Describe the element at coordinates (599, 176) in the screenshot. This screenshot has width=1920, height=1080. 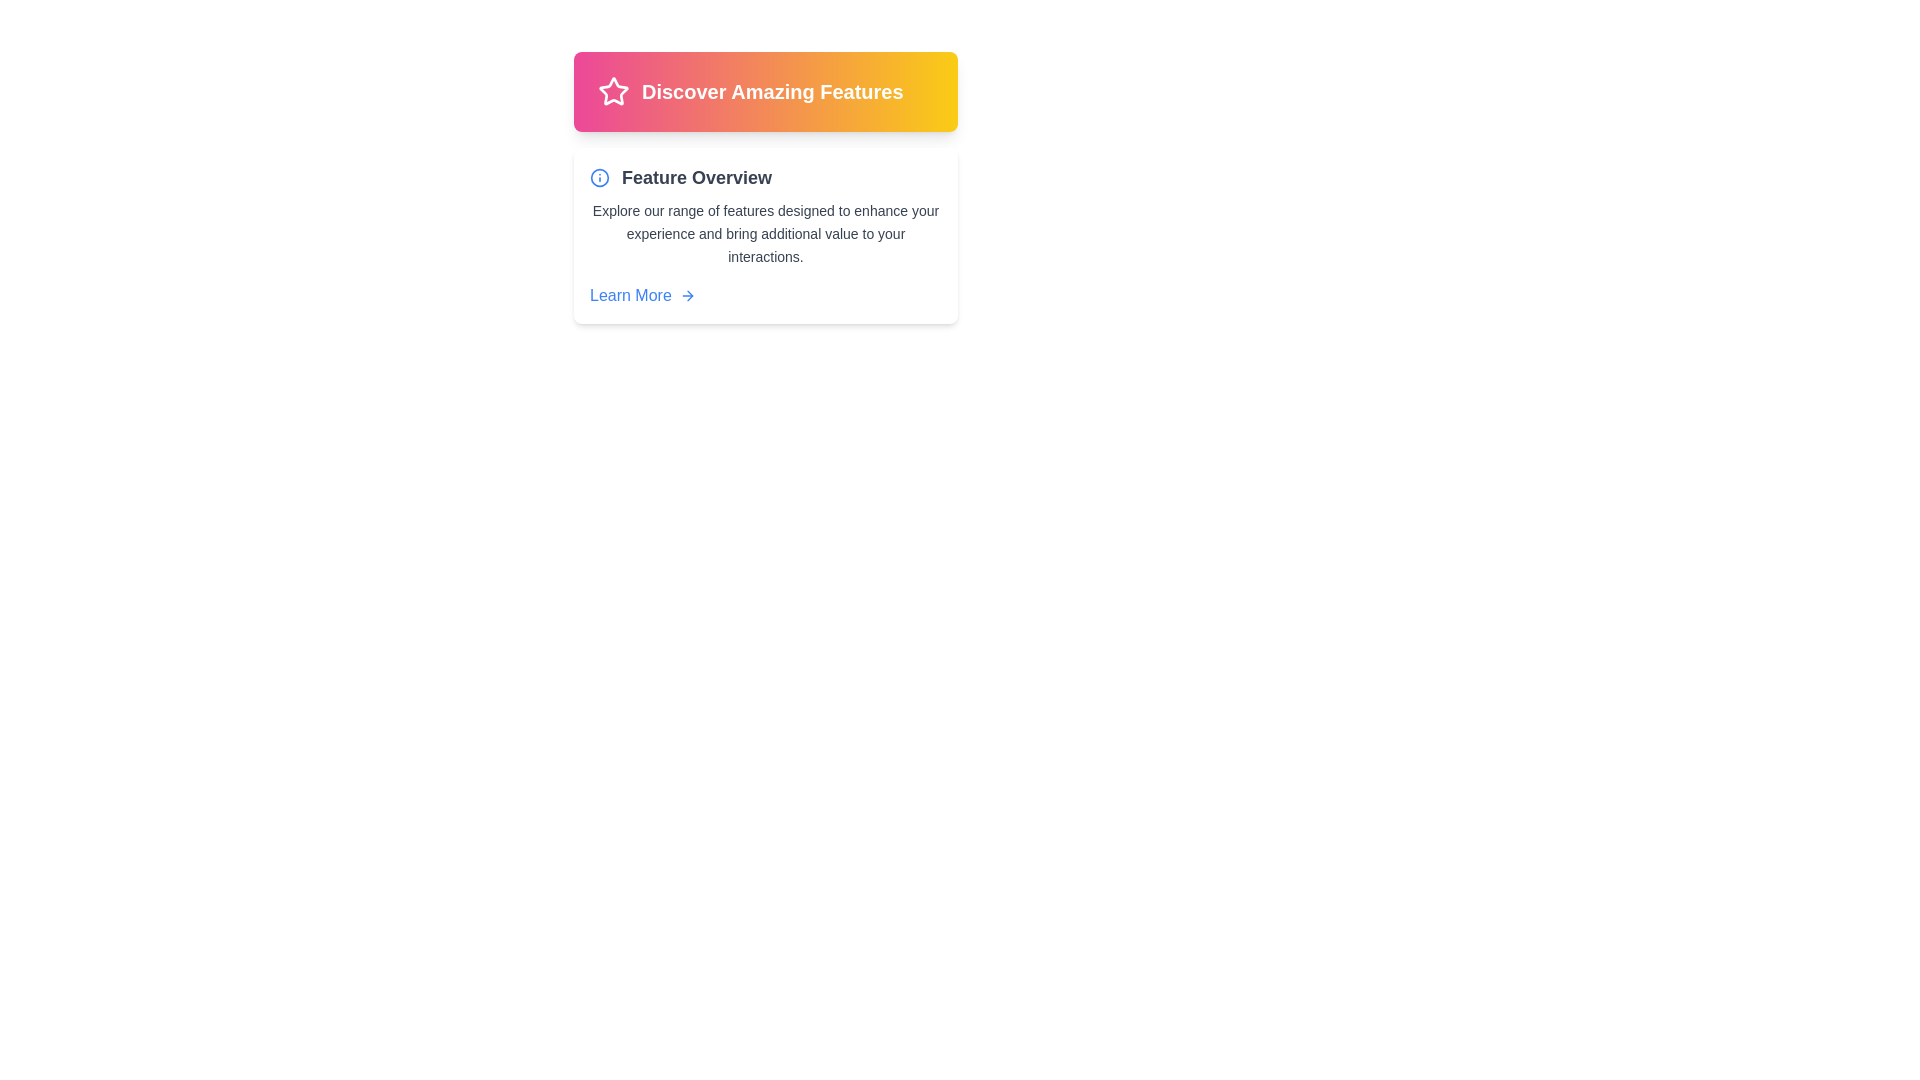
I see `the circular graphic element that is part of the icon to the left of the 'Feature Overview' title` at that location.